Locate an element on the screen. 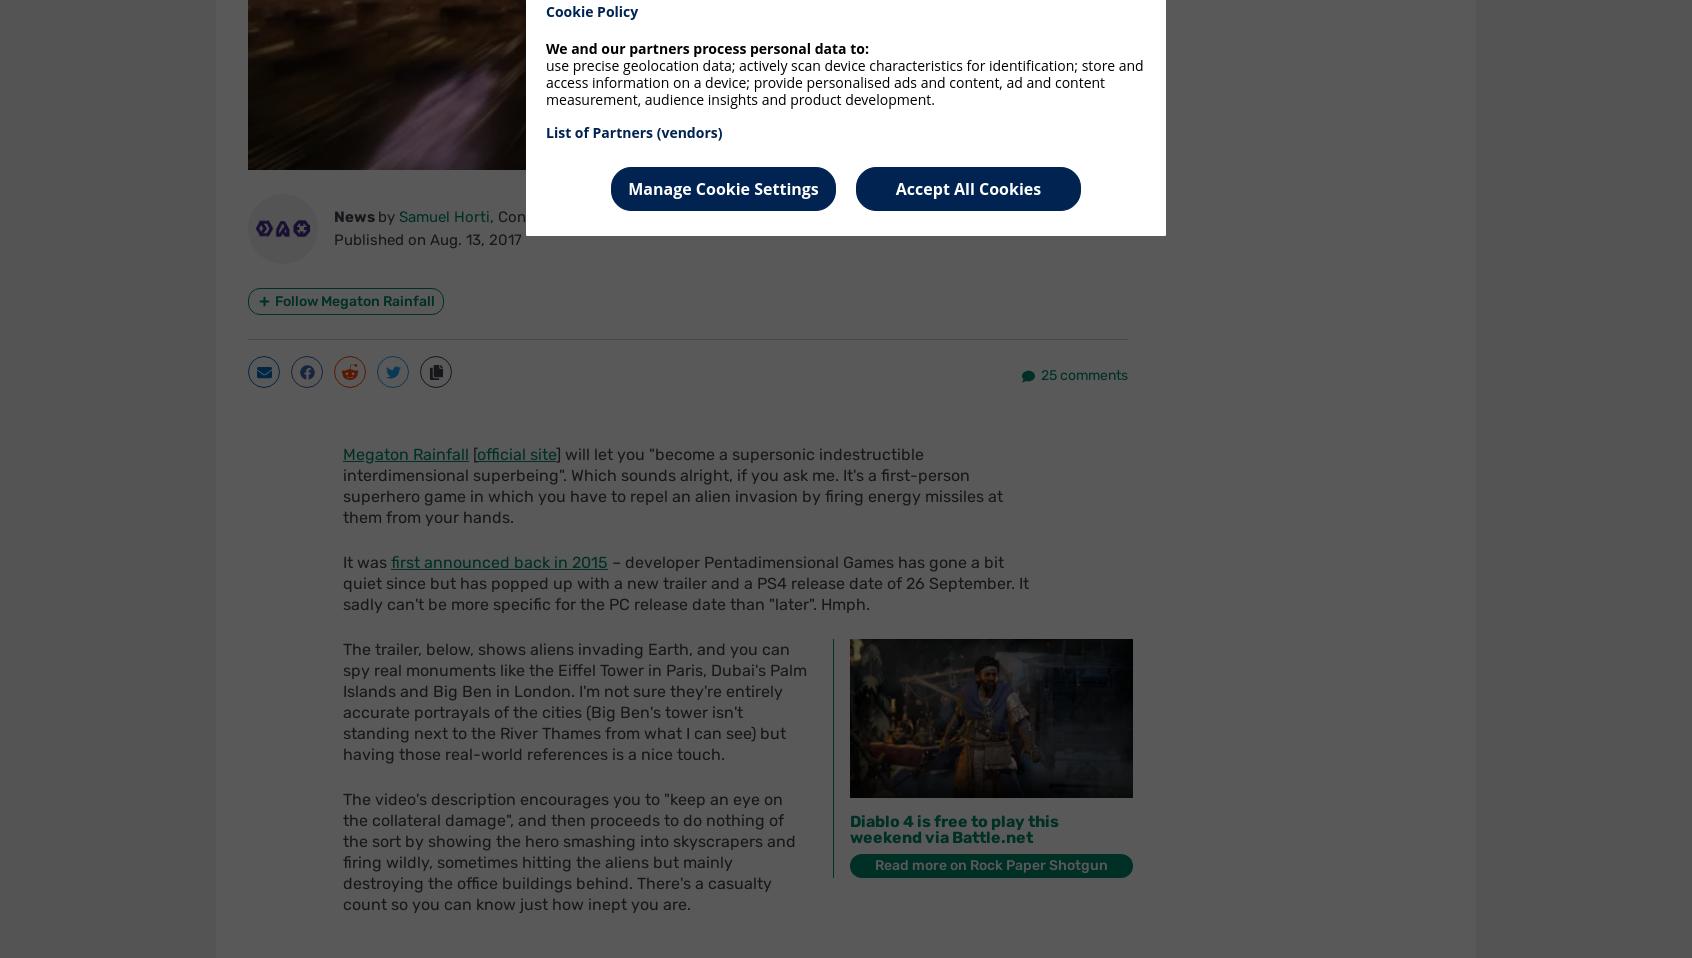 This screenshot has height=958, width=1692. 'News' is located at coordinates (355, 215).